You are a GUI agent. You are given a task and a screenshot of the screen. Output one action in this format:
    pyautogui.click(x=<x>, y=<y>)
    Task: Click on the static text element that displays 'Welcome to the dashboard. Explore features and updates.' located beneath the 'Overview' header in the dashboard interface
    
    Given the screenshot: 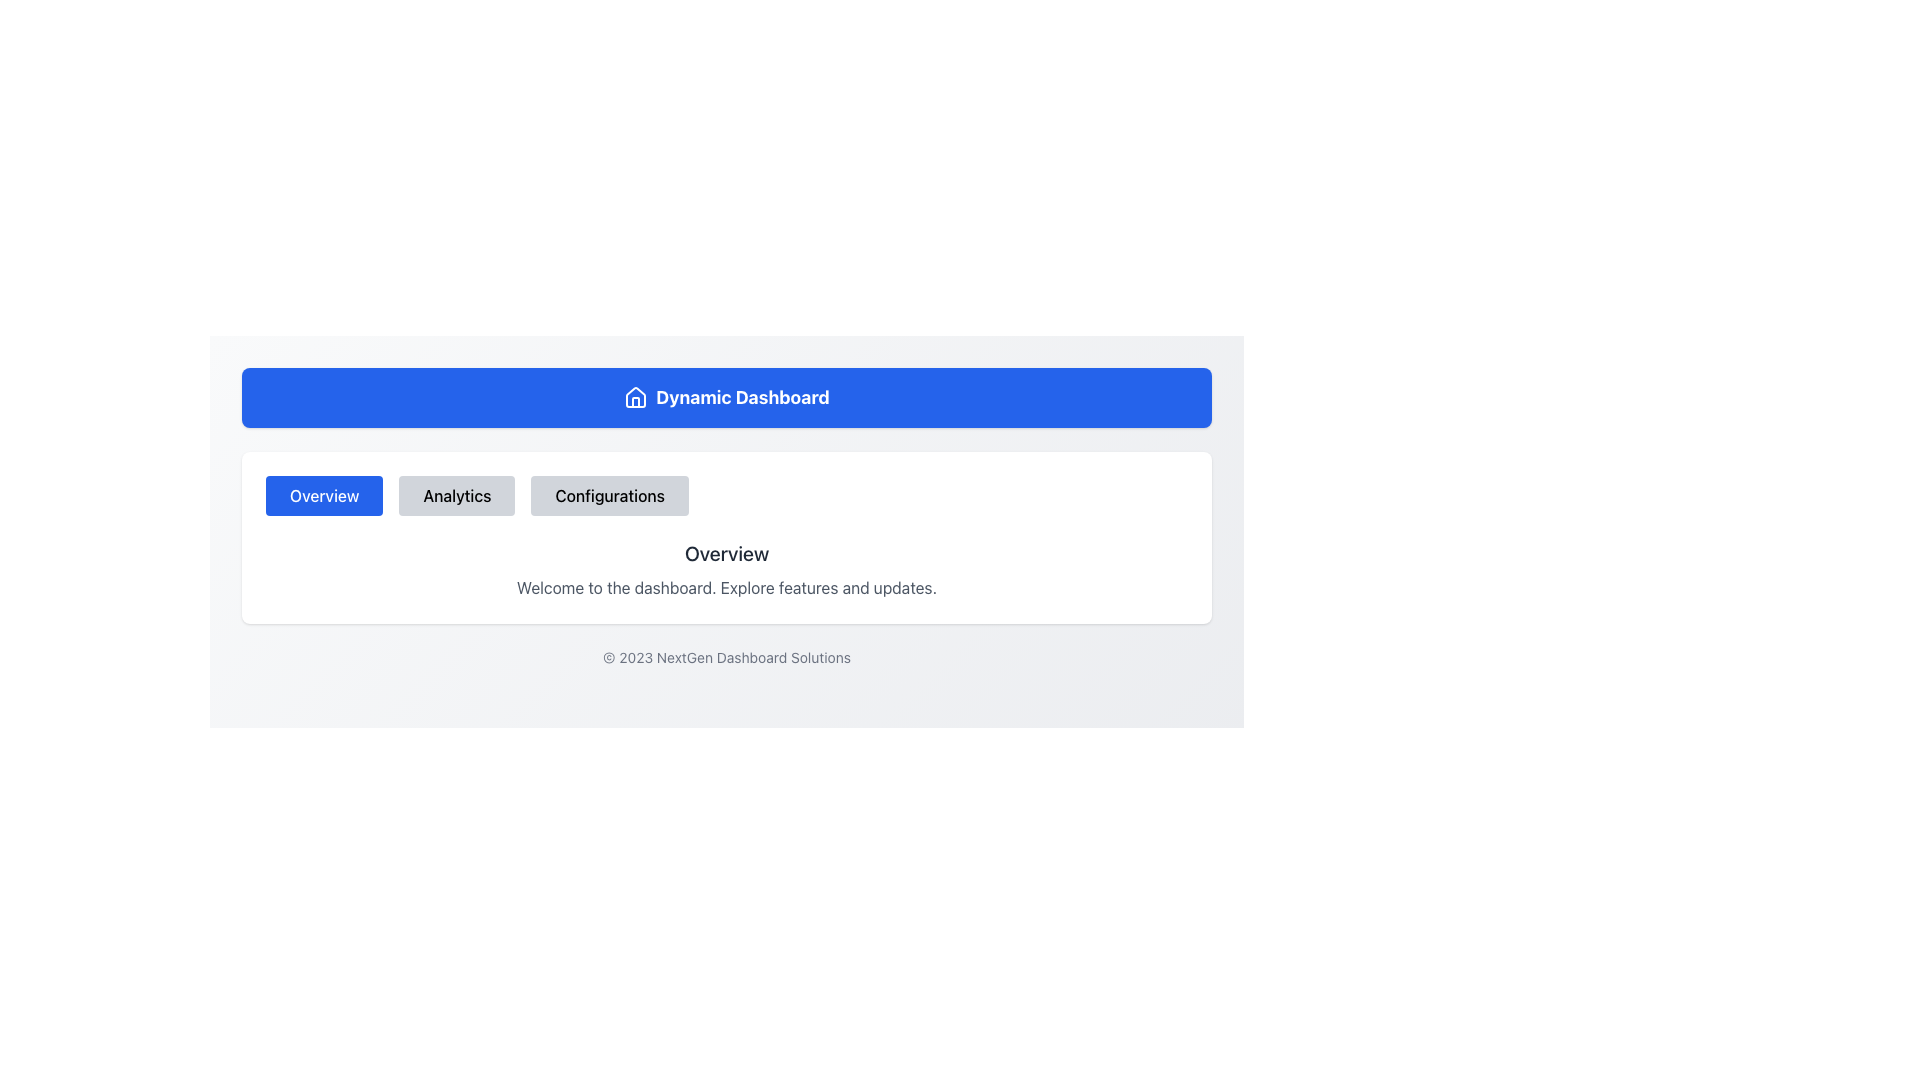 What is the action you would take?
    pyautogui.click(x=725, y=586)
    